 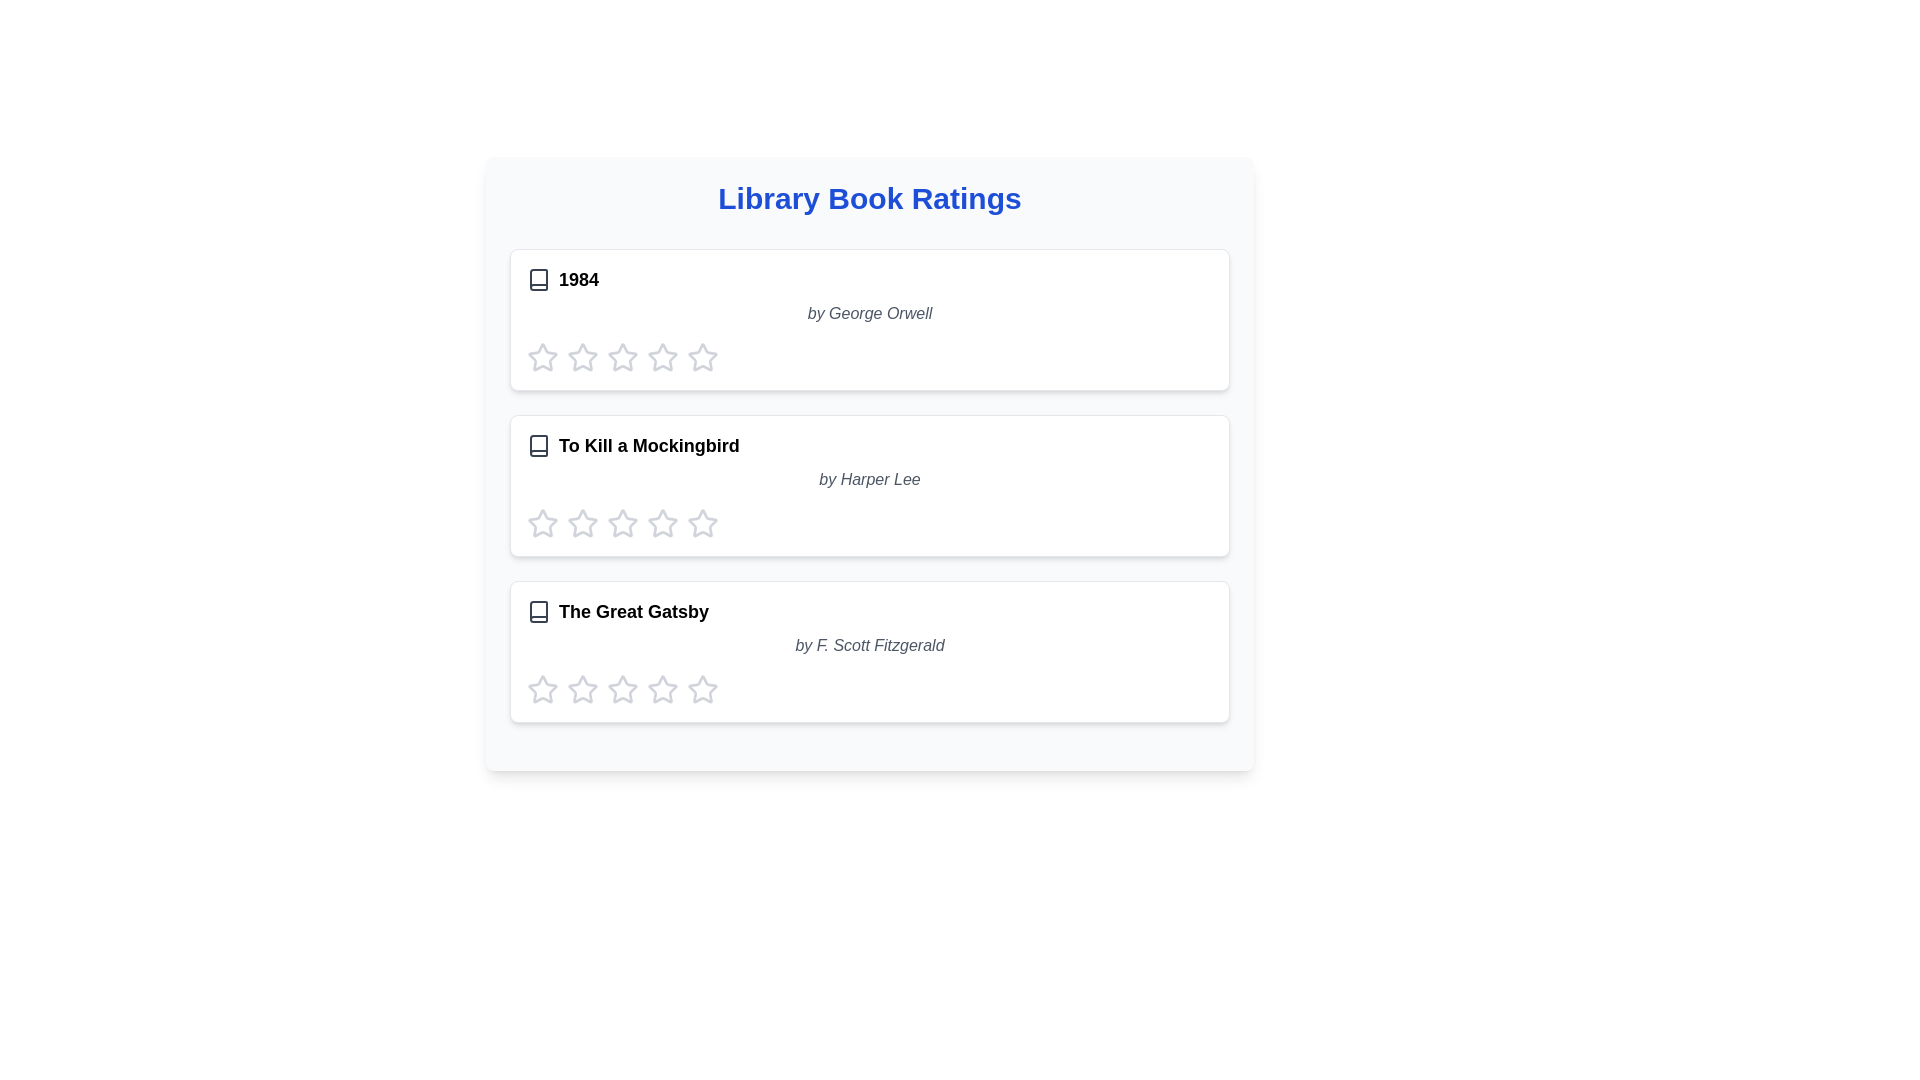 What do you see at coordinates (621, 356) in the screenshot?
I see `the second star rating icon` at bounding box center [621, 356].